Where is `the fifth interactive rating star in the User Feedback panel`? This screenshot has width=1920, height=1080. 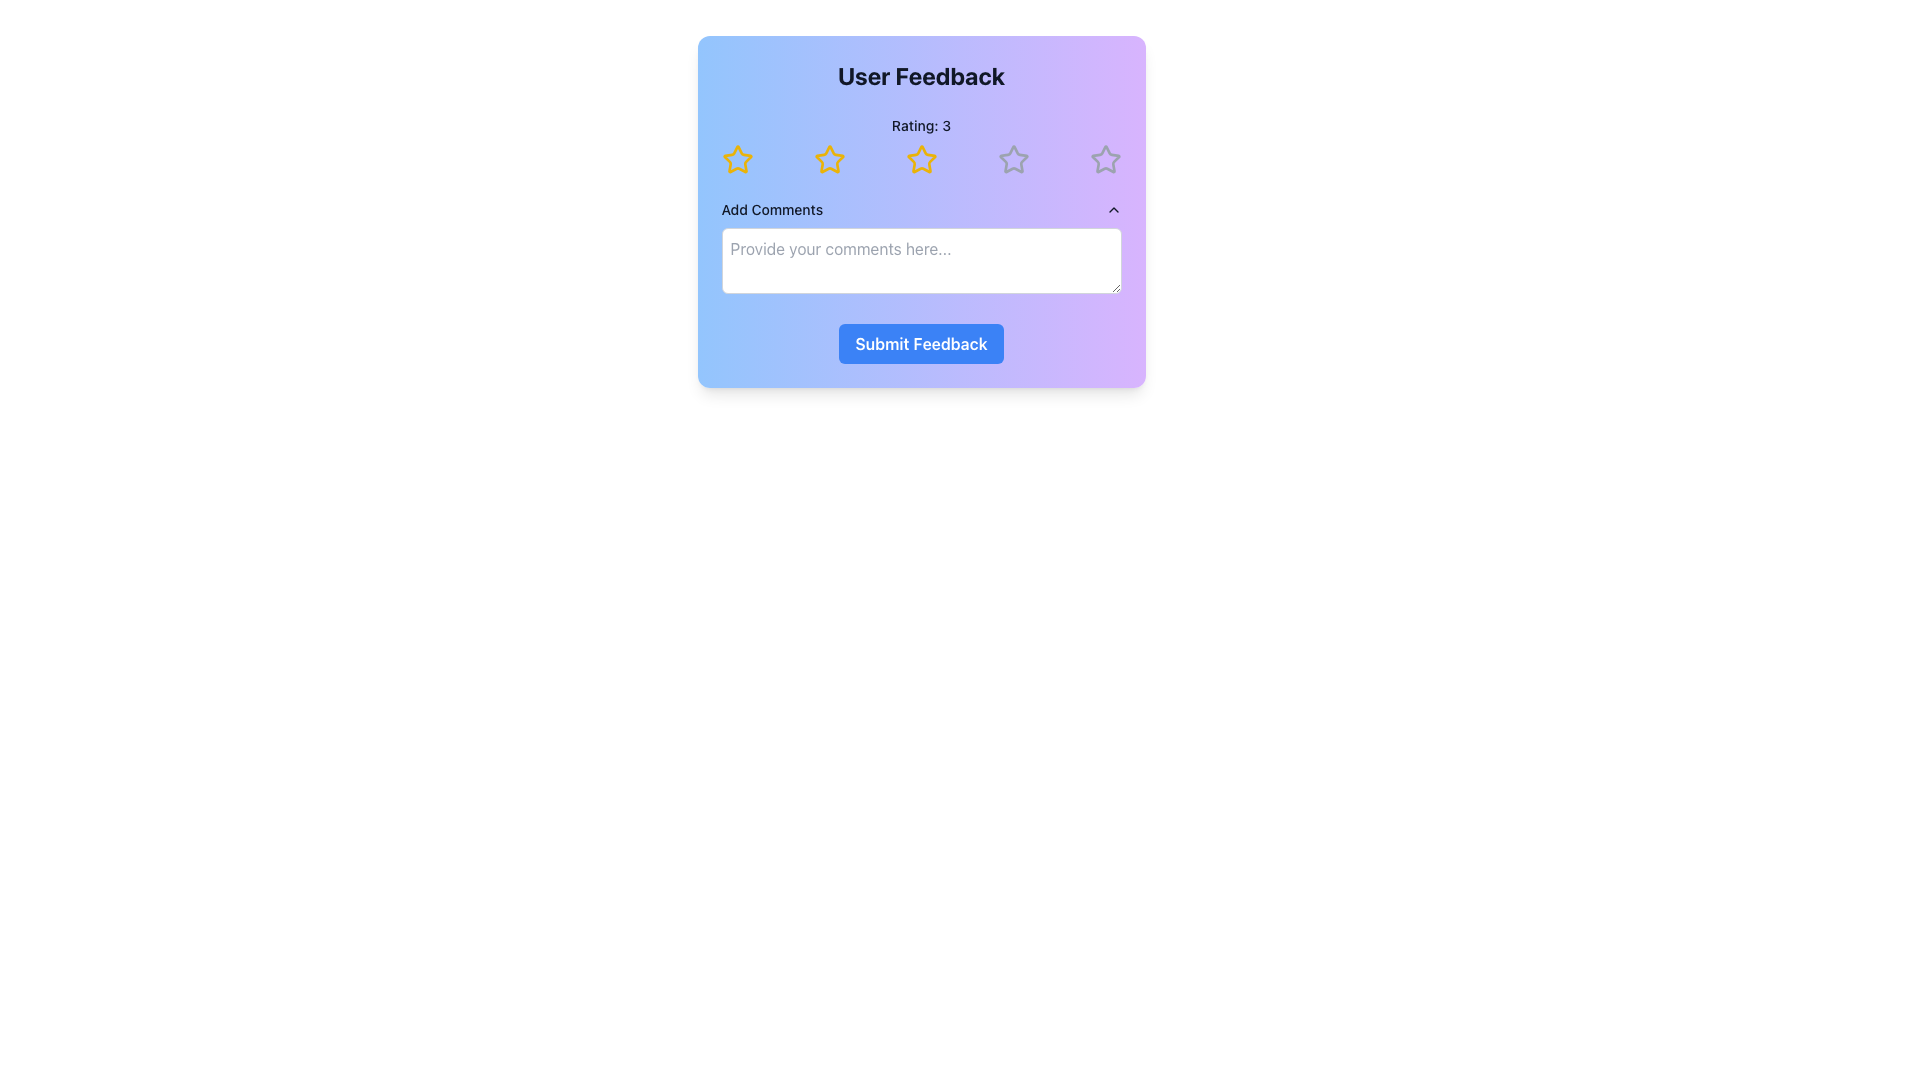
the fifth interactive rating star in the User Feedback panel is located at coordinates (1104, 158).